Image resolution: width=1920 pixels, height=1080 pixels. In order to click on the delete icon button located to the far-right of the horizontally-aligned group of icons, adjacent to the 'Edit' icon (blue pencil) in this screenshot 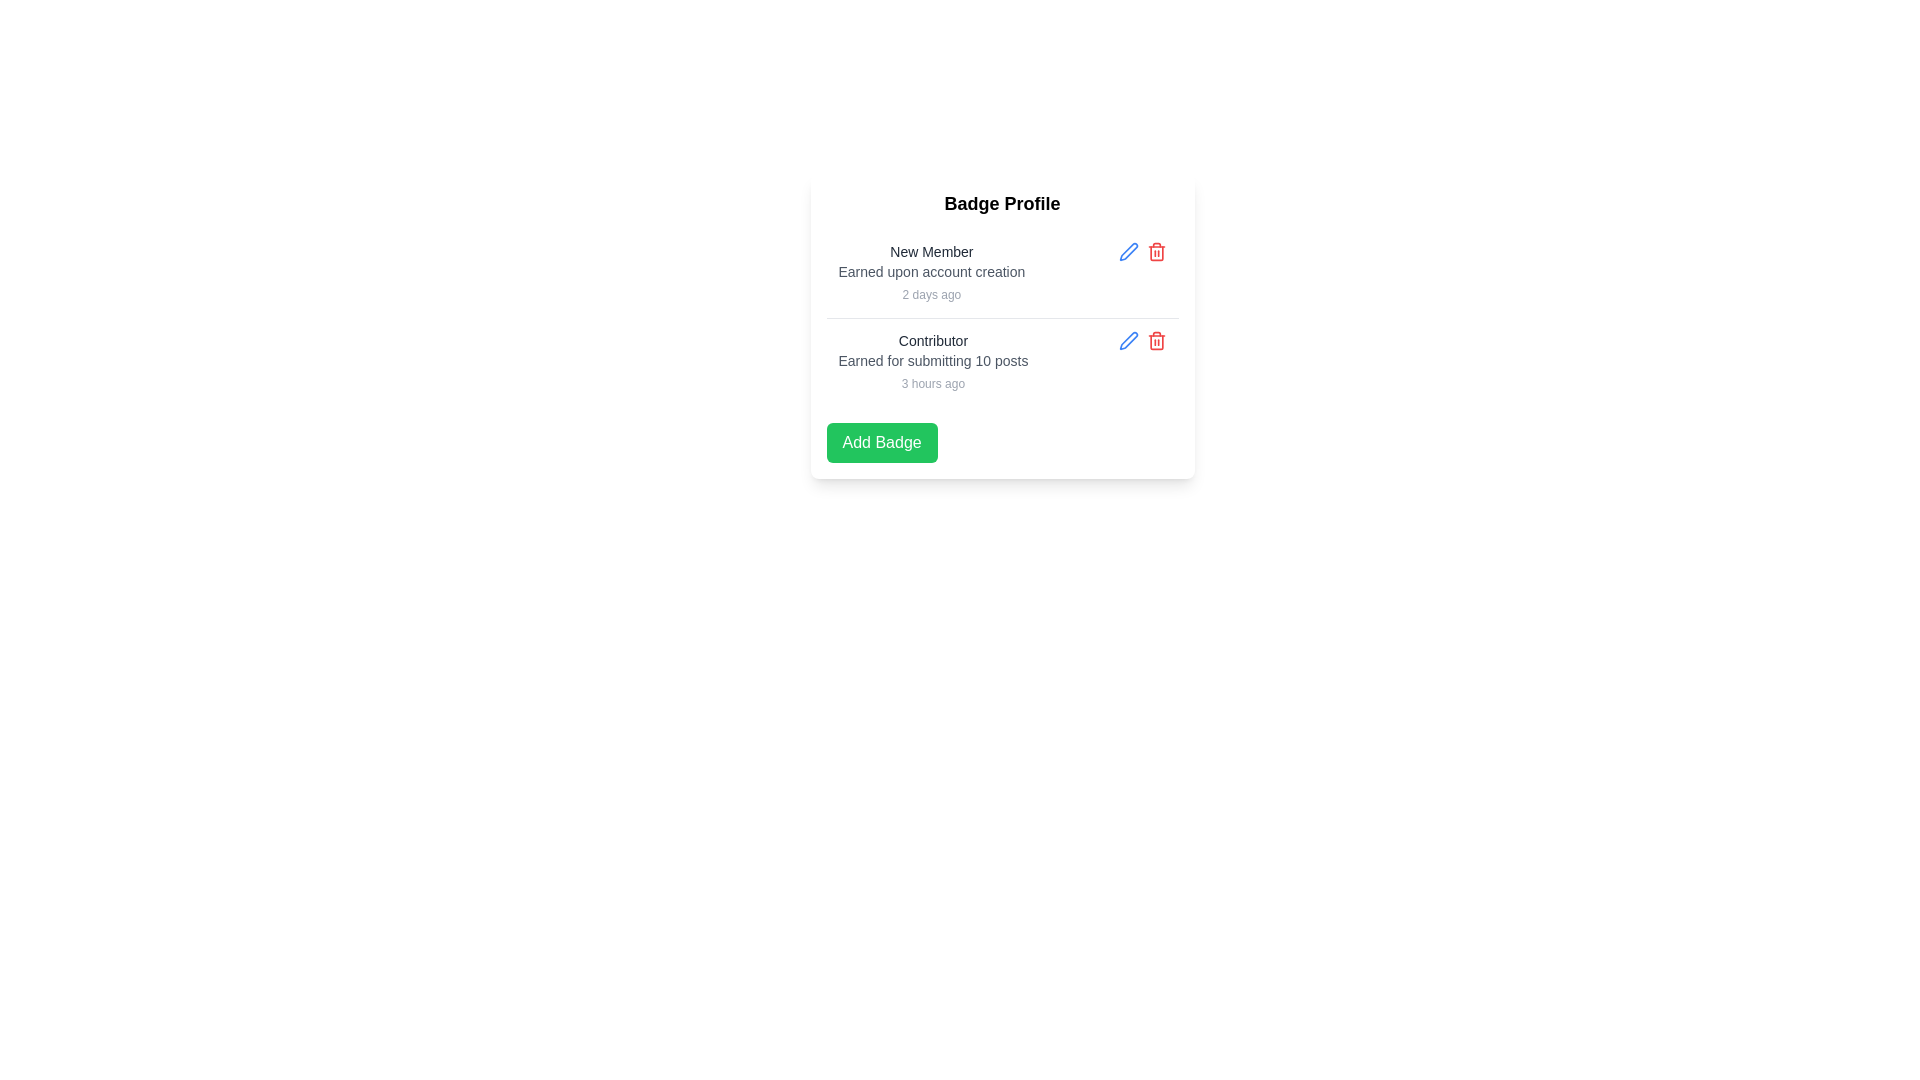, I will do `click(1156, 250)`.